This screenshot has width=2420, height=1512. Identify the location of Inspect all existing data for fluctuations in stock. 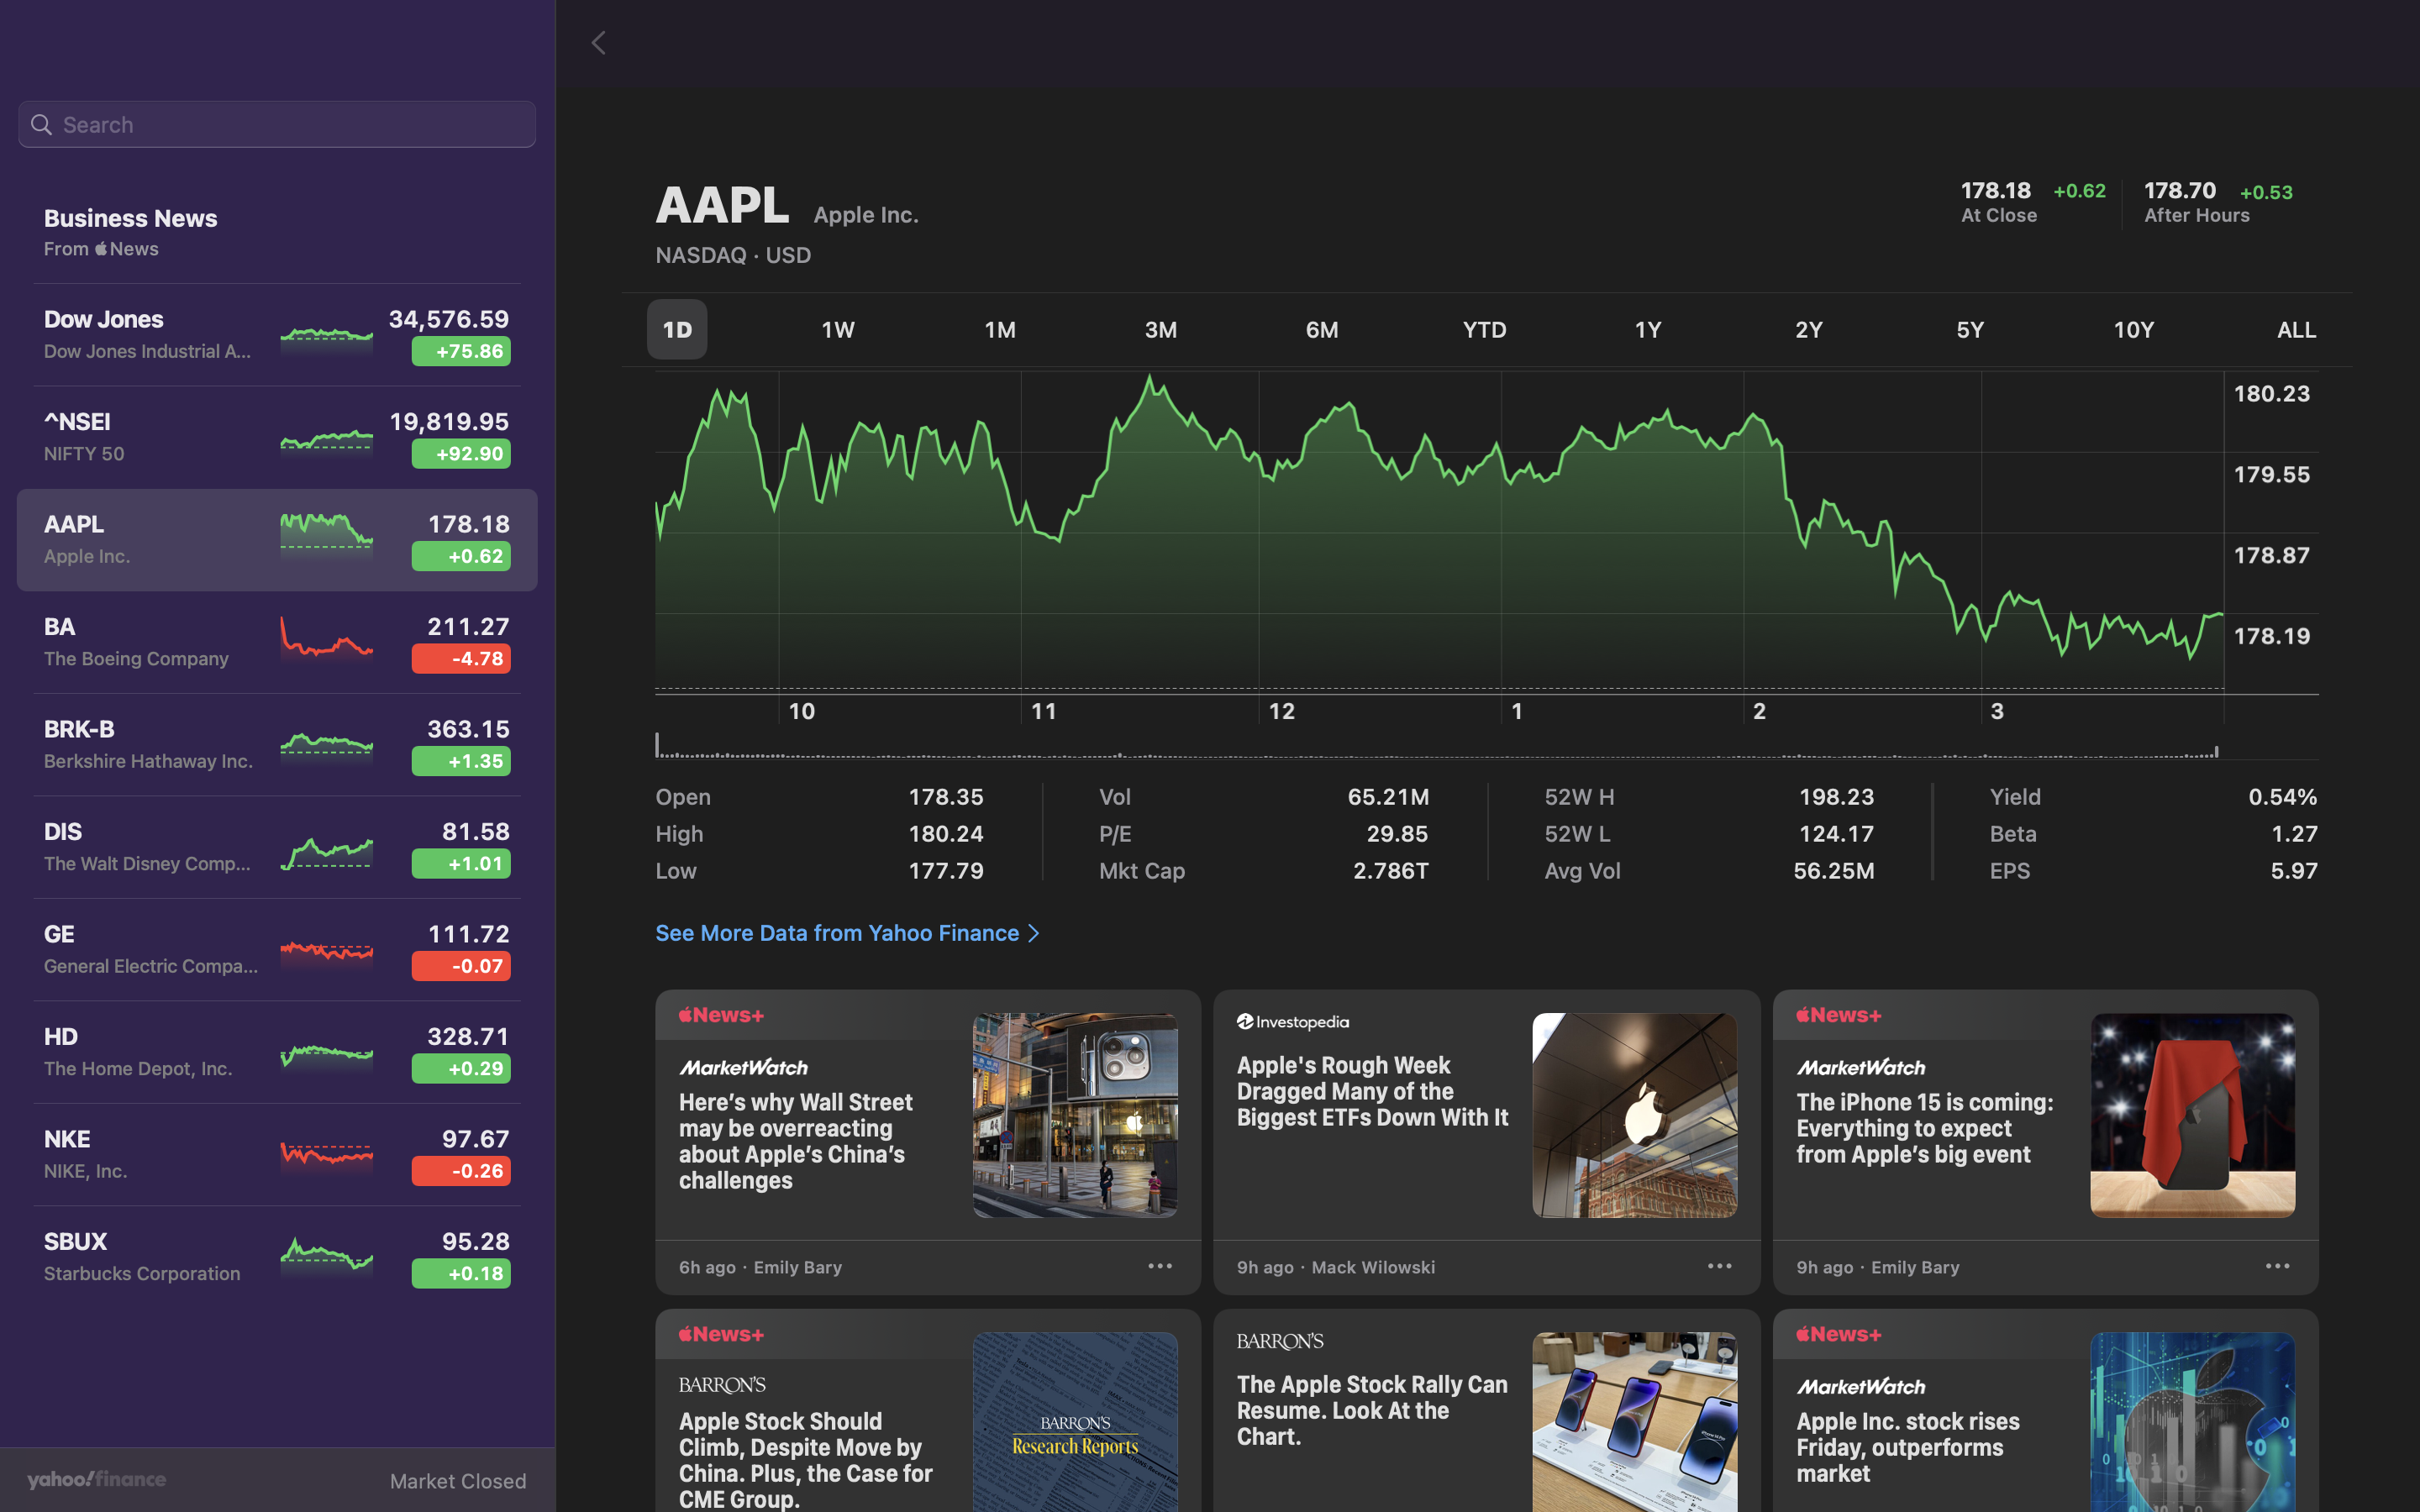
(2283, 331).